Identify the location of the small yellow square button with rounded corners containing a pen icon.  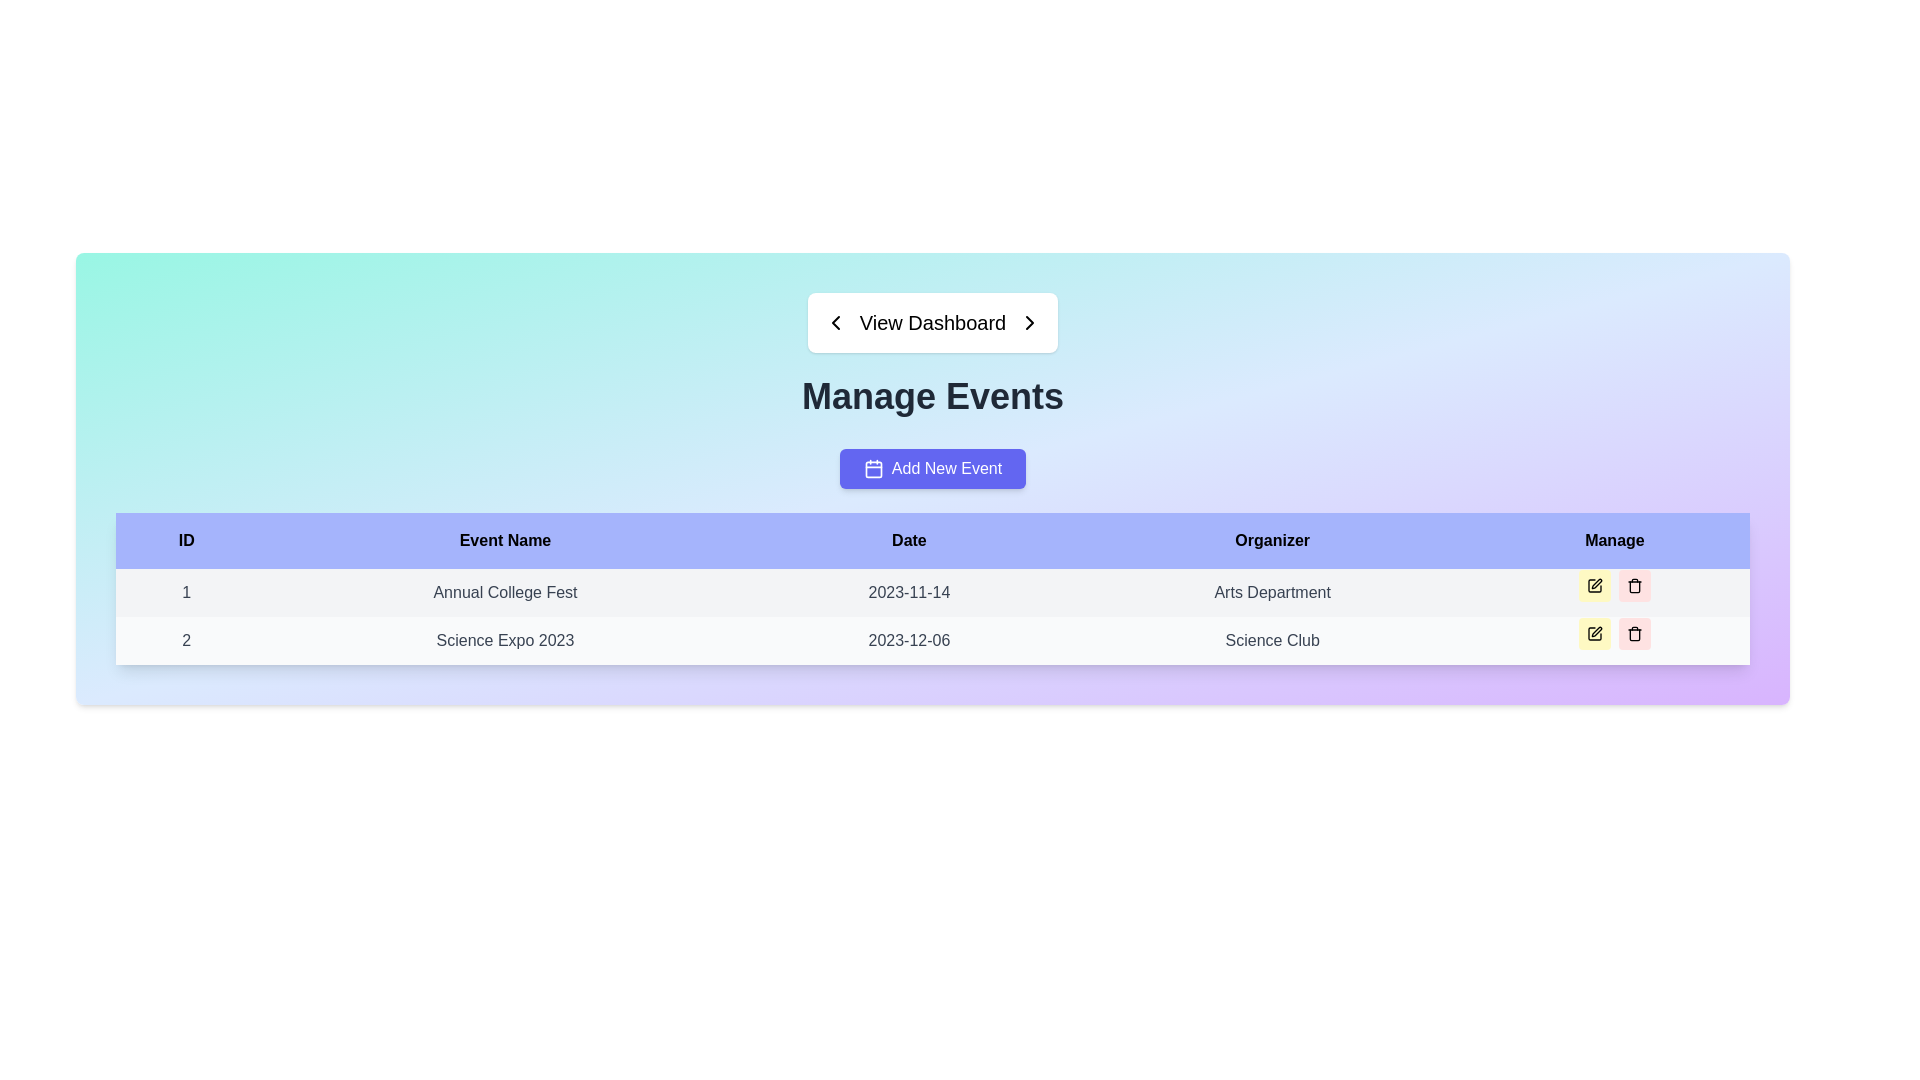
(1593, 633).